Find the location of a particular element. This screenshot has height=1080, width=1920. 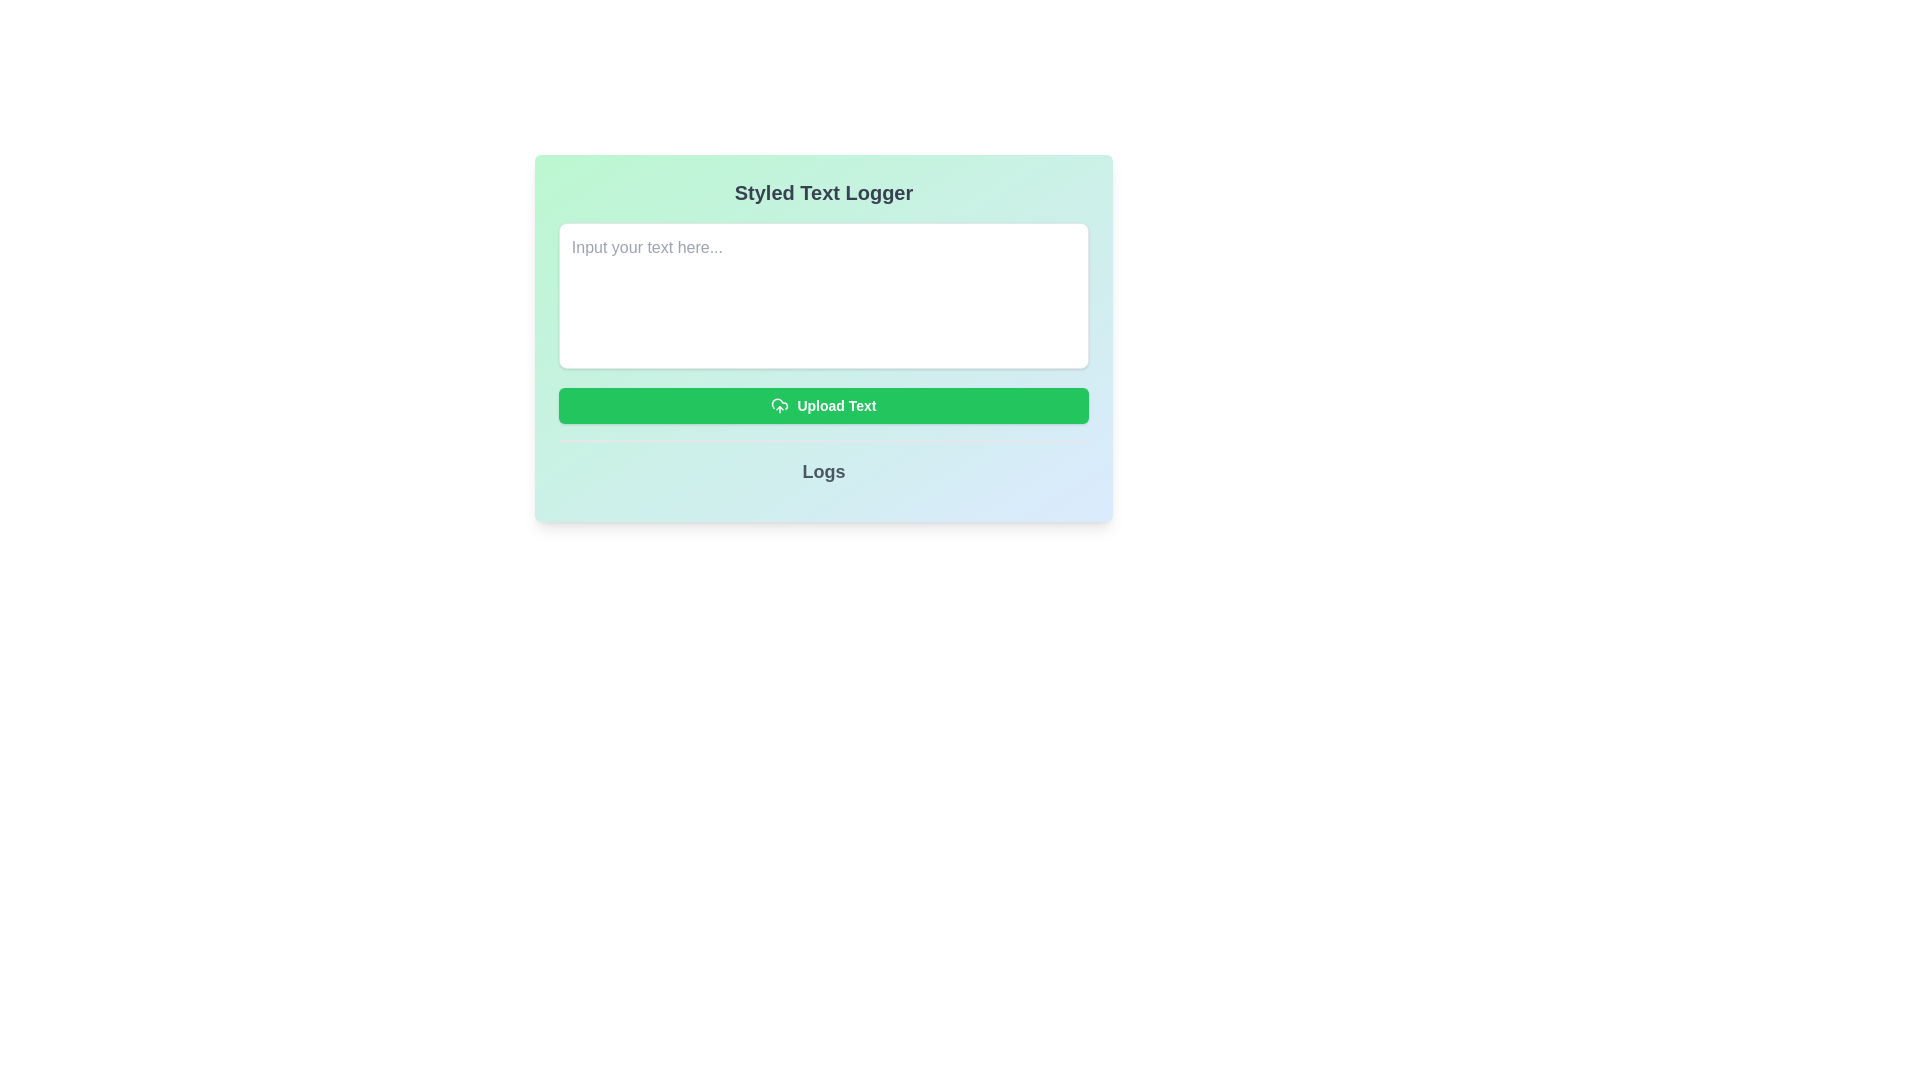

the upload icon located inside the 'Upload Text' button is located at coordinates (779, 405).